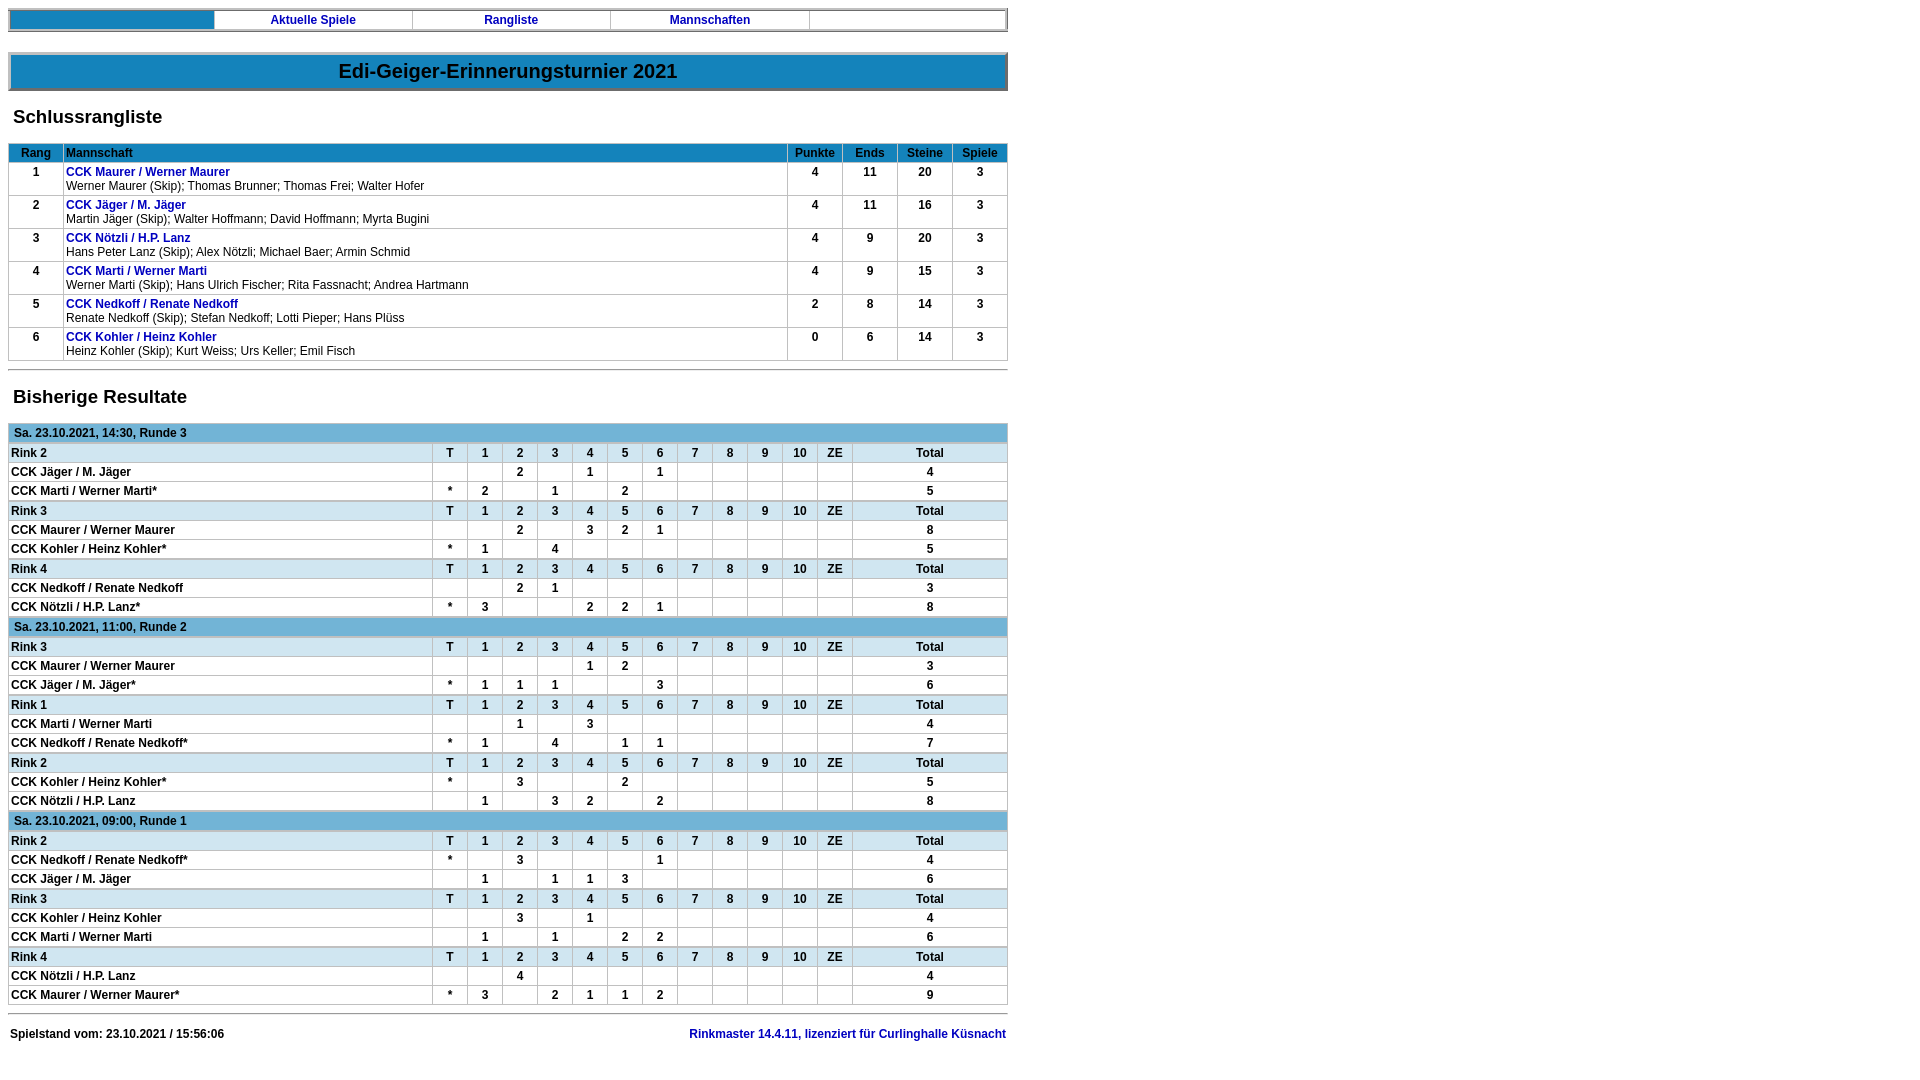 Image resolution: width=1920 pixels, height=1080 pixels. Describe the element at coordinates (710, 19) in the screenshot. I see `'Mannschaften'` at that location.